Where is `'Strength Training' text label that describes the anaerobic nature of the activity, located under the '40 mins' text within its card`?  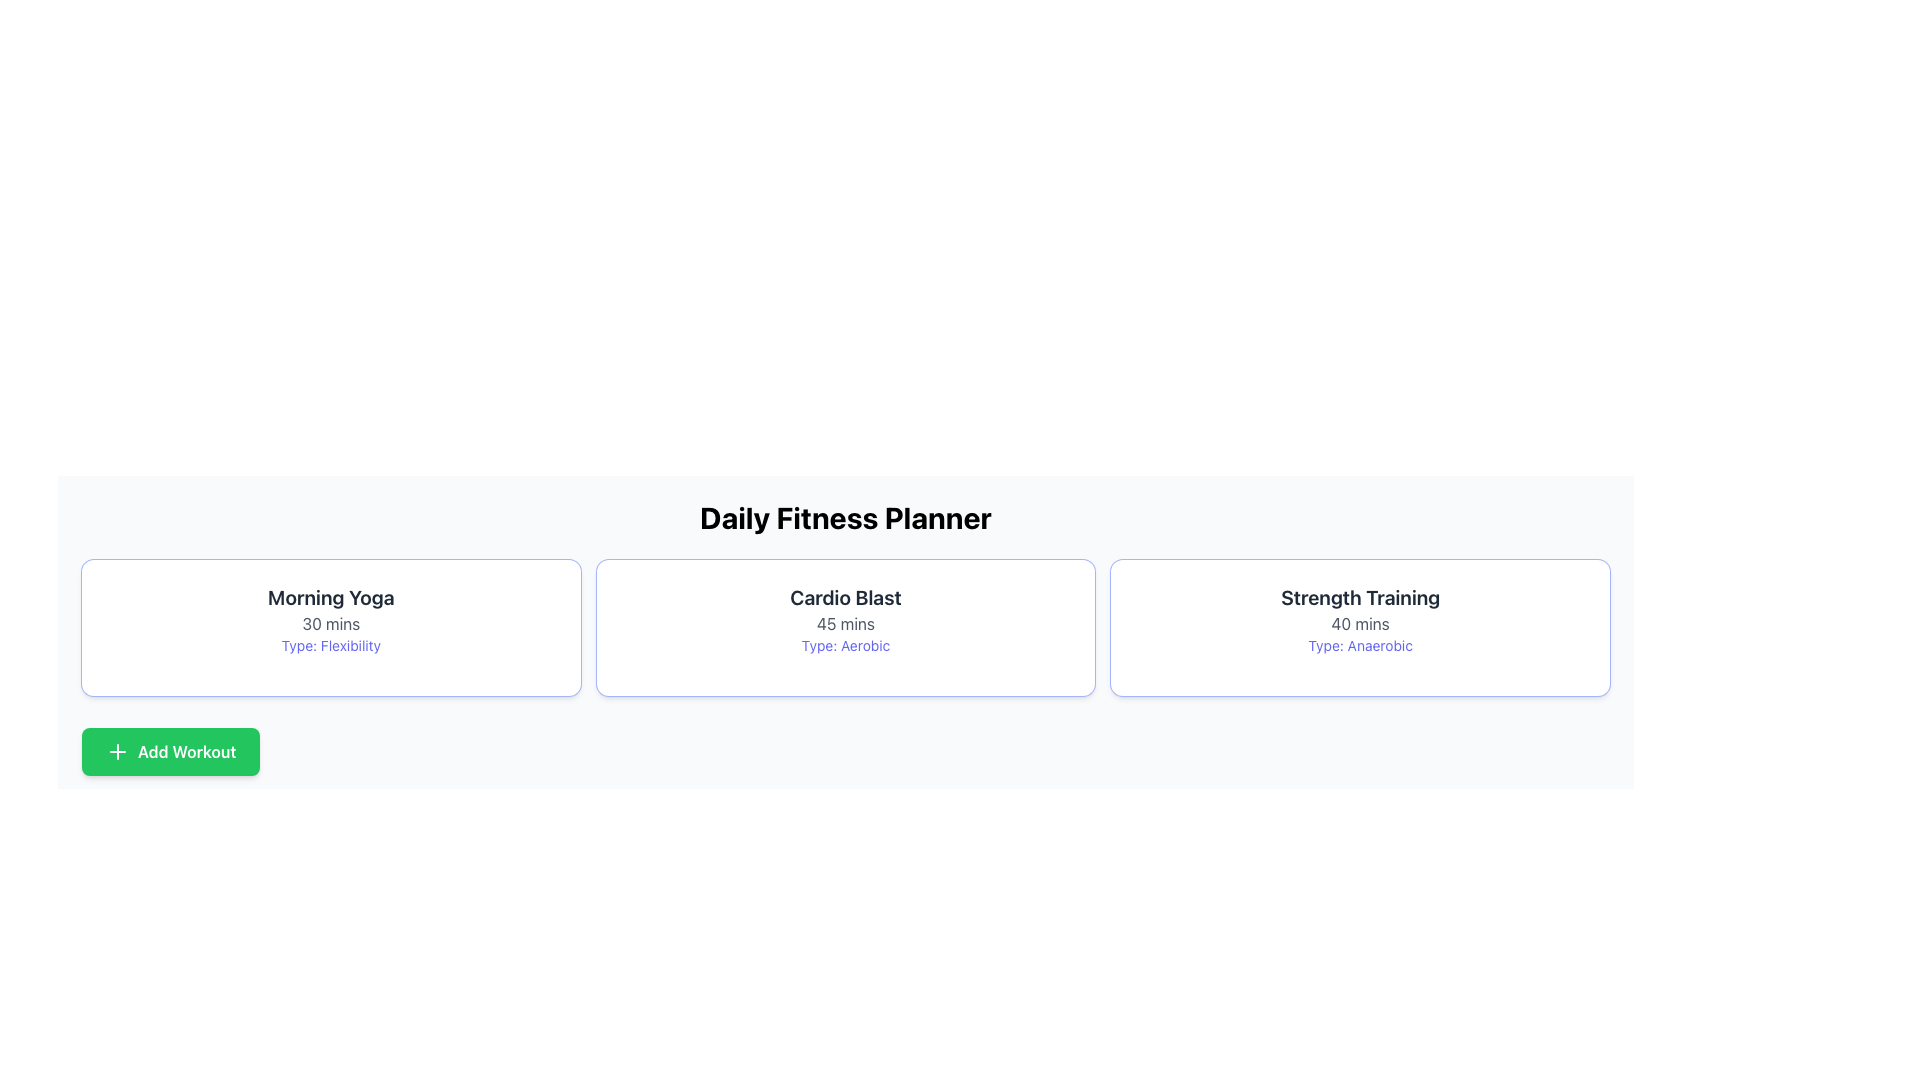 'Strength Training' text label that describes the anaerobic nature of the activity, located under the '40 mins' text within its card is located at coordinates (1360, 645).